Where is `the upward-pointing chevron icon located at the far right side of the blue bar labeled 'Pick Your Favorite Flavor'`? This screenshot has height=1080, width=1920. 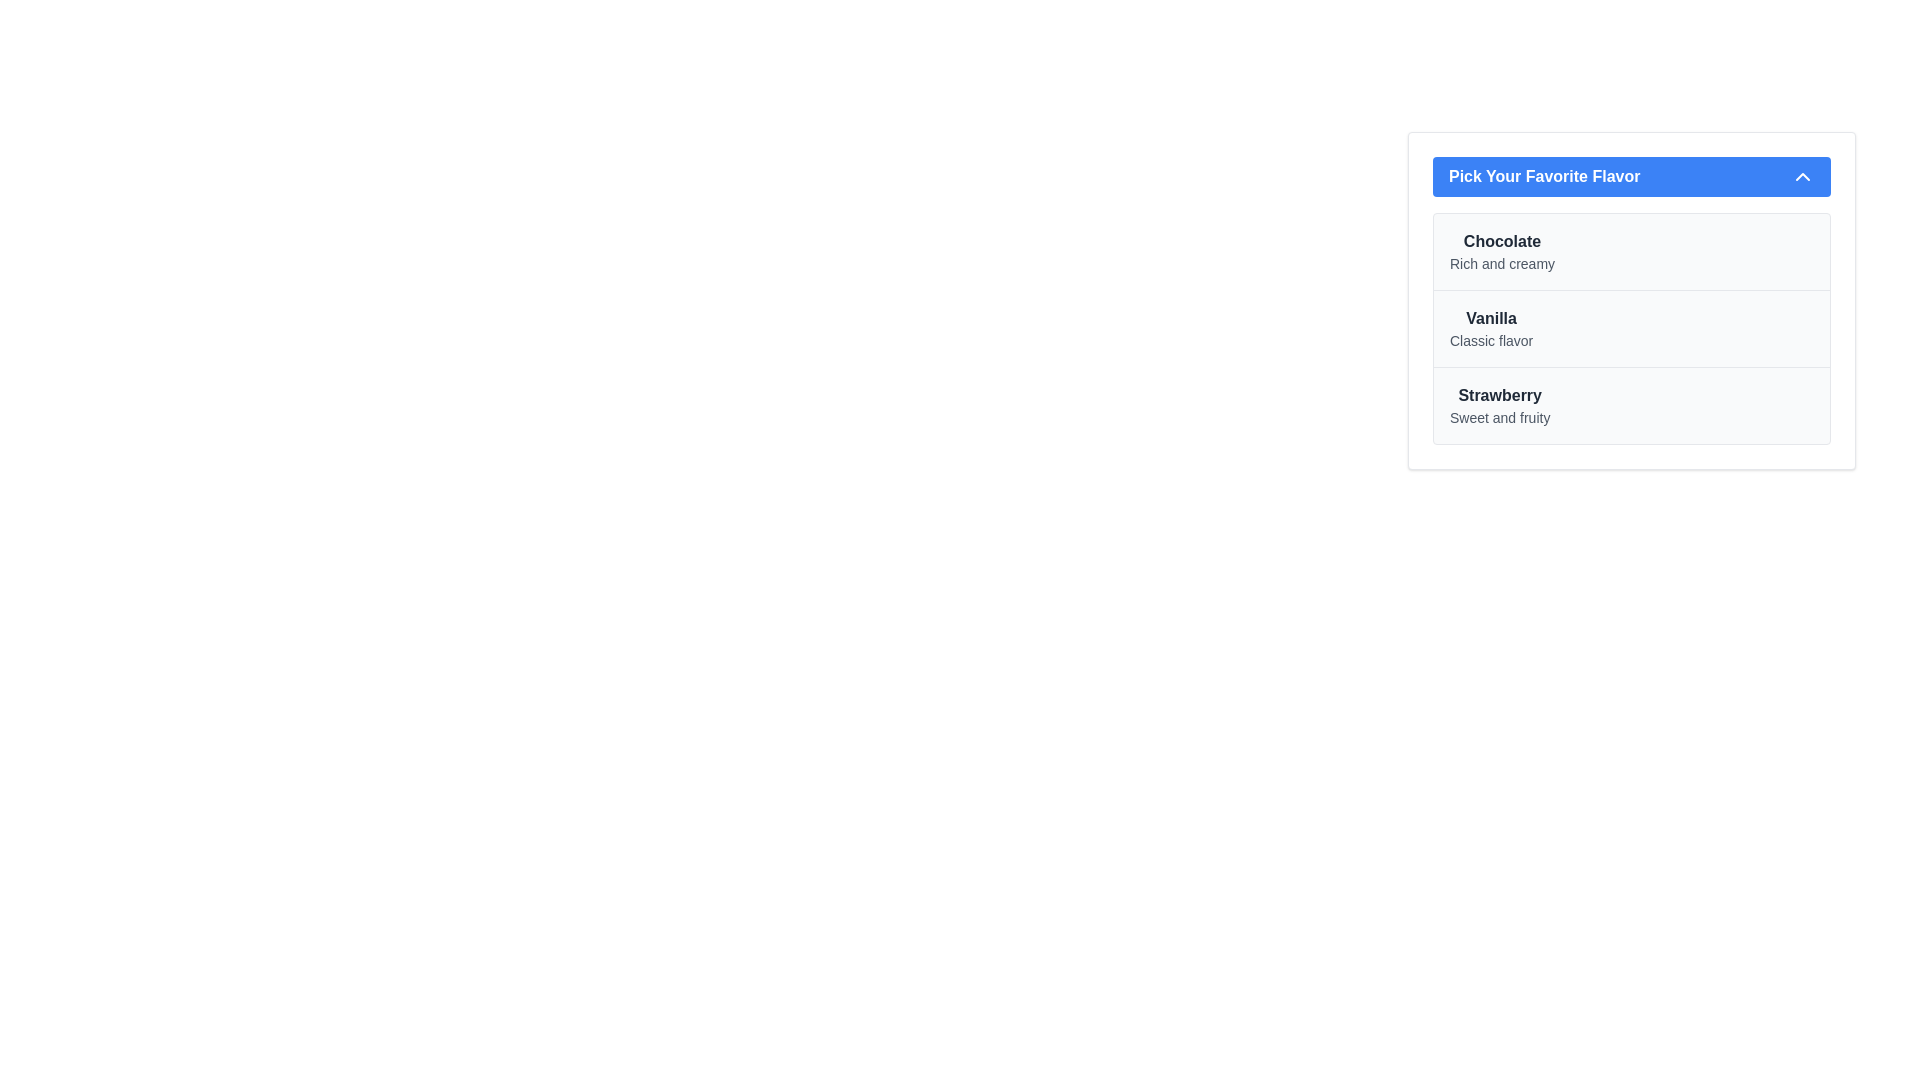
the upward-pointing chevron icon located at the far right side of the blue bar labeled 'Pick Your Favorite Flavor' is located at coordinates (1803, 176).